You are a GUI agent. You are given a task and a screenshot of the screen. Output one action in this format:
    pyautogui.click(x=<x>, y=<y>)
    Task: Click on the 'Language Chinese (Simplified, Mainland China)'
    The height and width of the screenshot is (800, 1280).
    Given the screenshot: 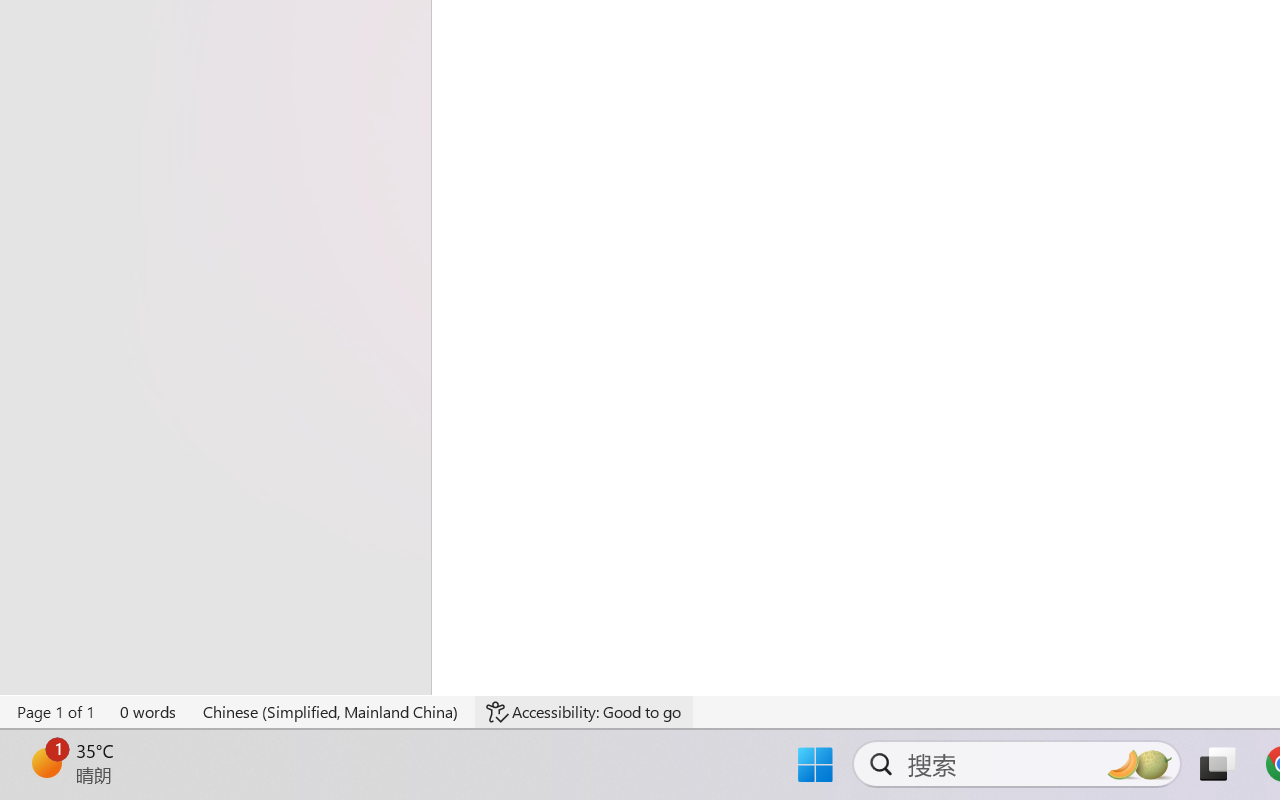 What is the action you would take?
    pyautogui.click(x=331, y=711)
    